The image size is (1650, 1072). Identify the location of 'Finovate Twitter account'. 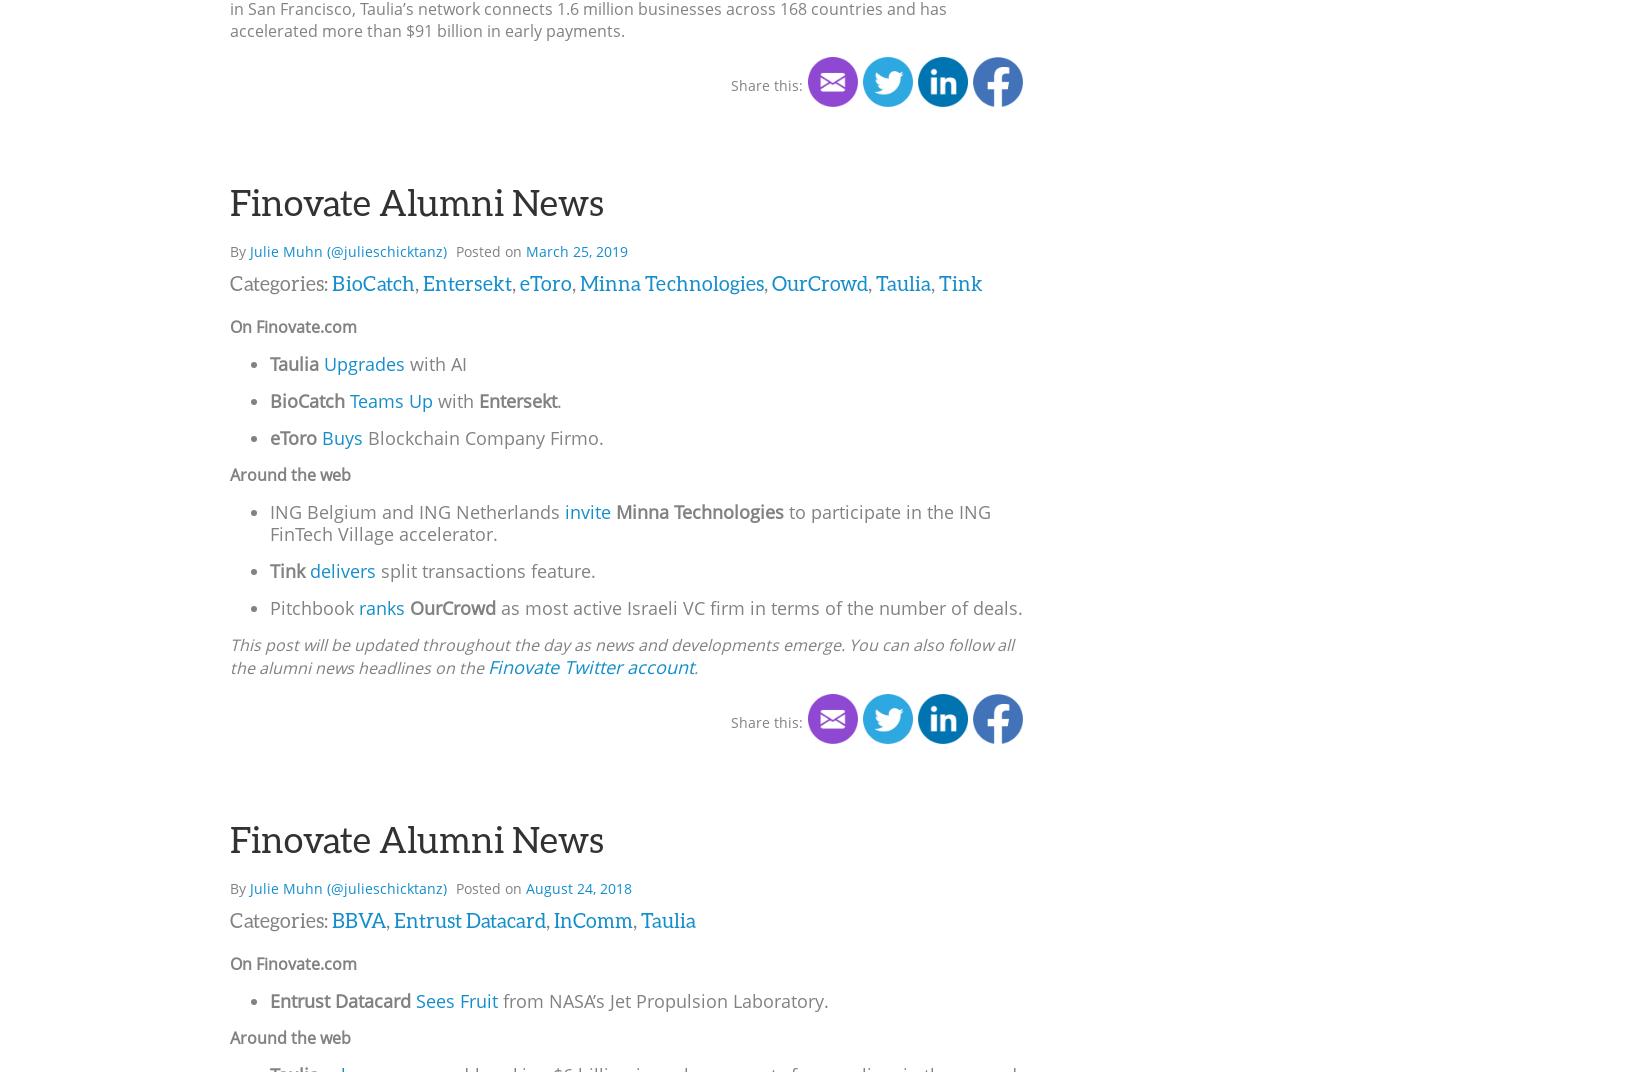
(487, 666).